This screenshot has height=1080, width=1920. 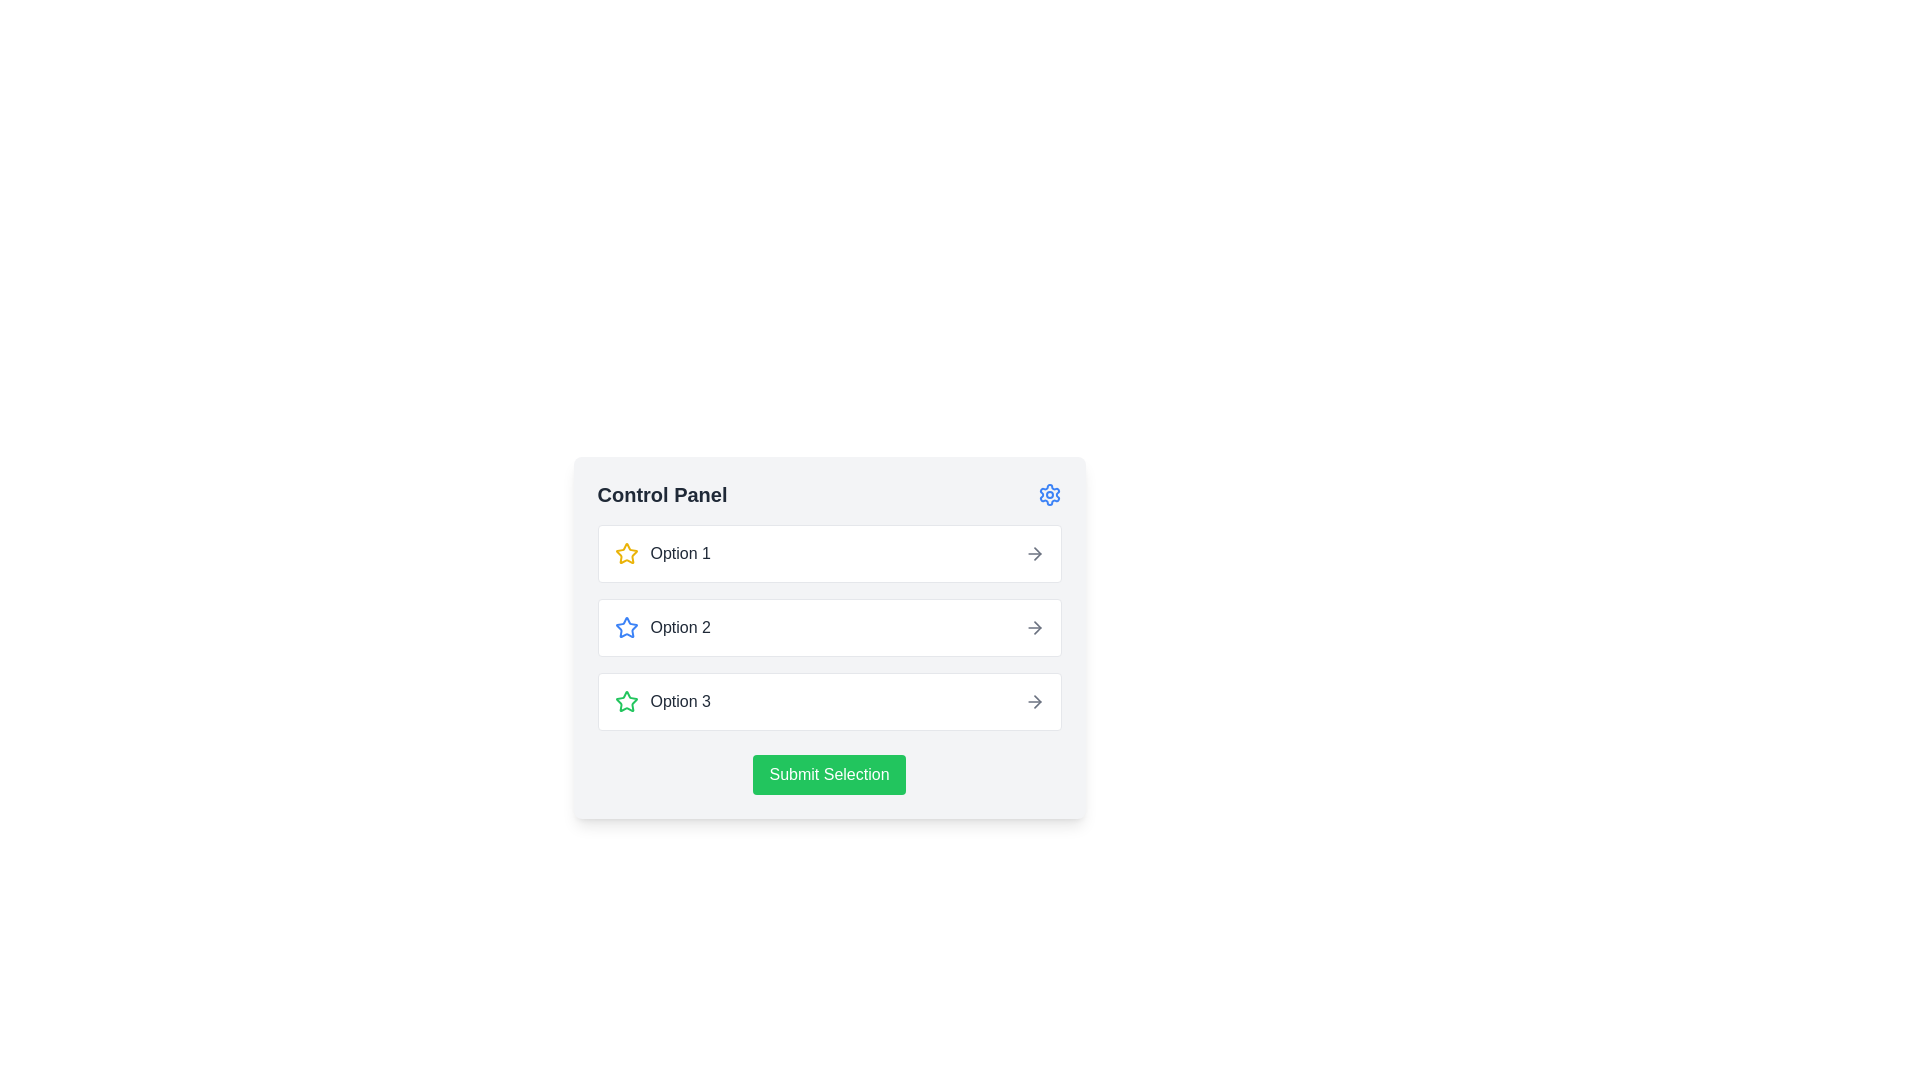 I want to click on the second arrow icon from the top in the vertical group of options within the 'Option 2' section, so click(x=1034, y=627).